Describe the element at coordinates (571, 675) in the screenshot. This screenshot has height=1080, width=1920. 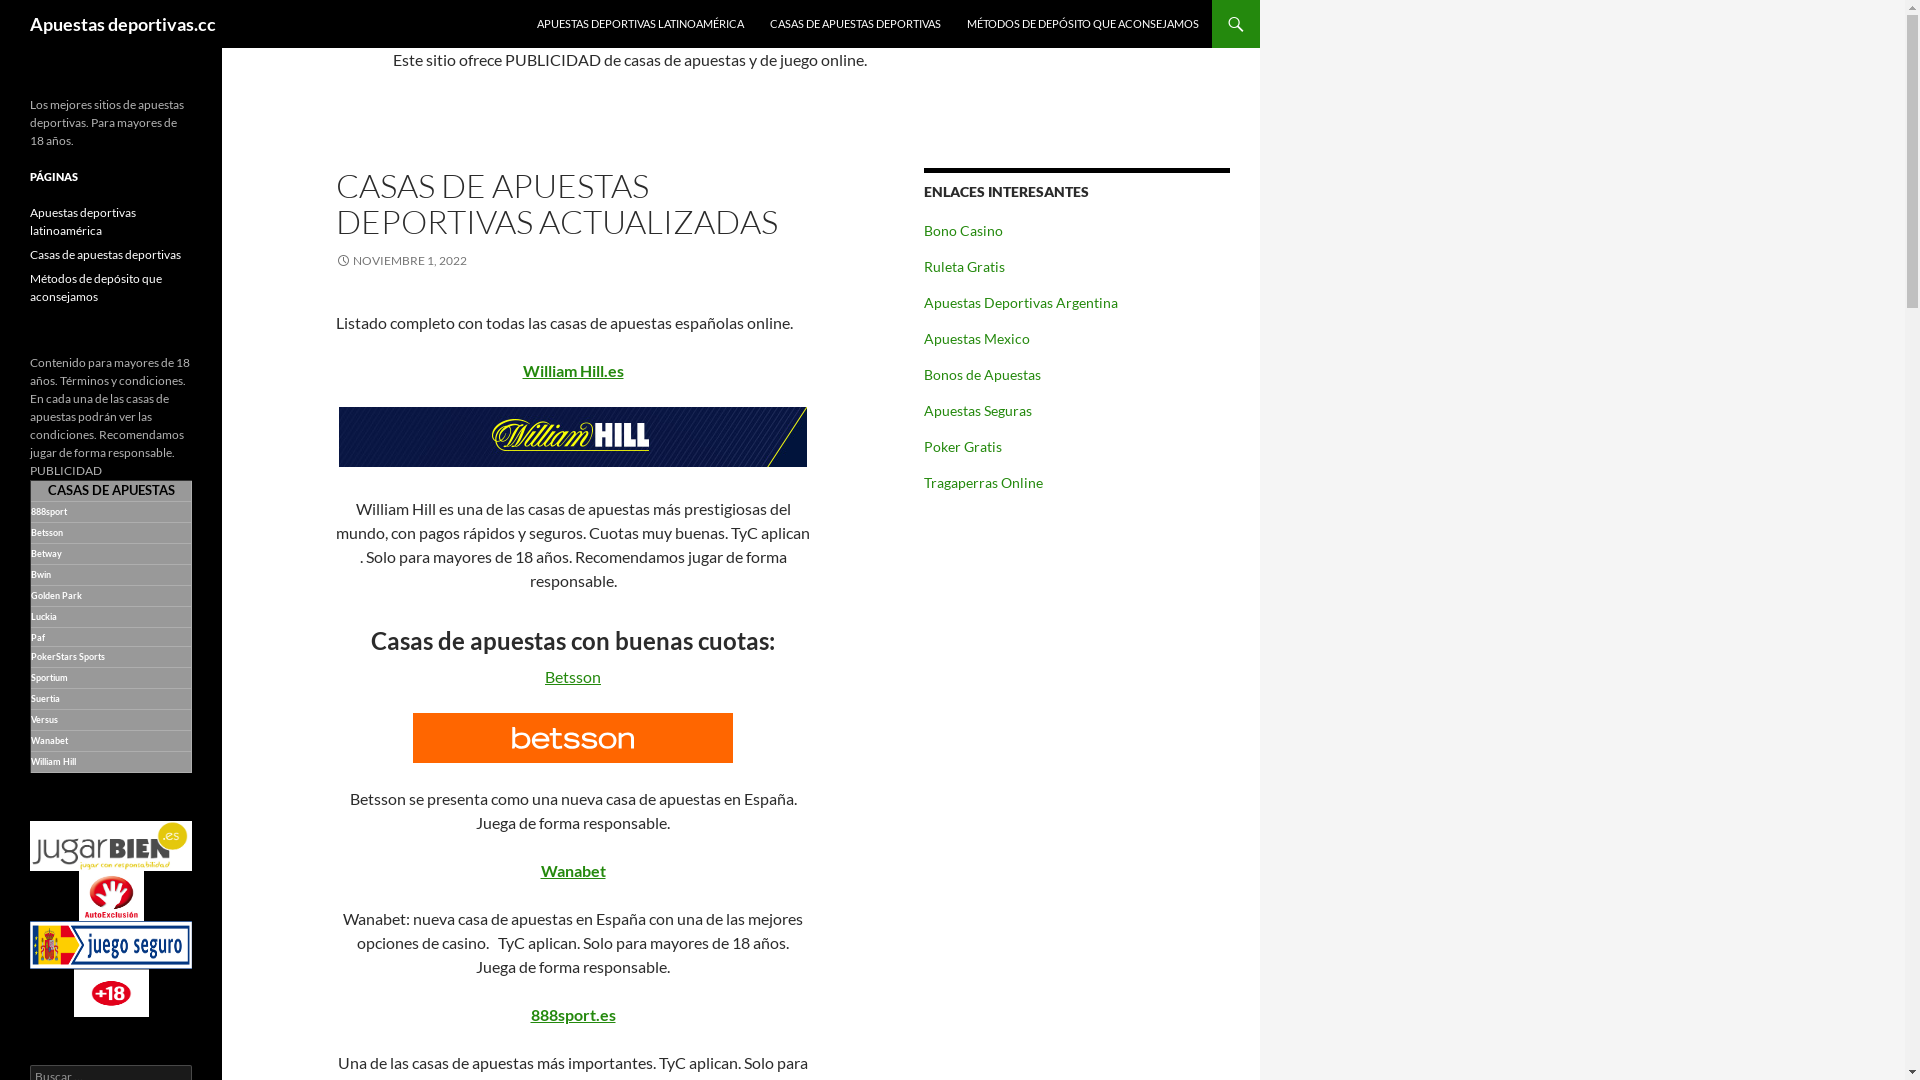
I see `'Betsson'` at that location.